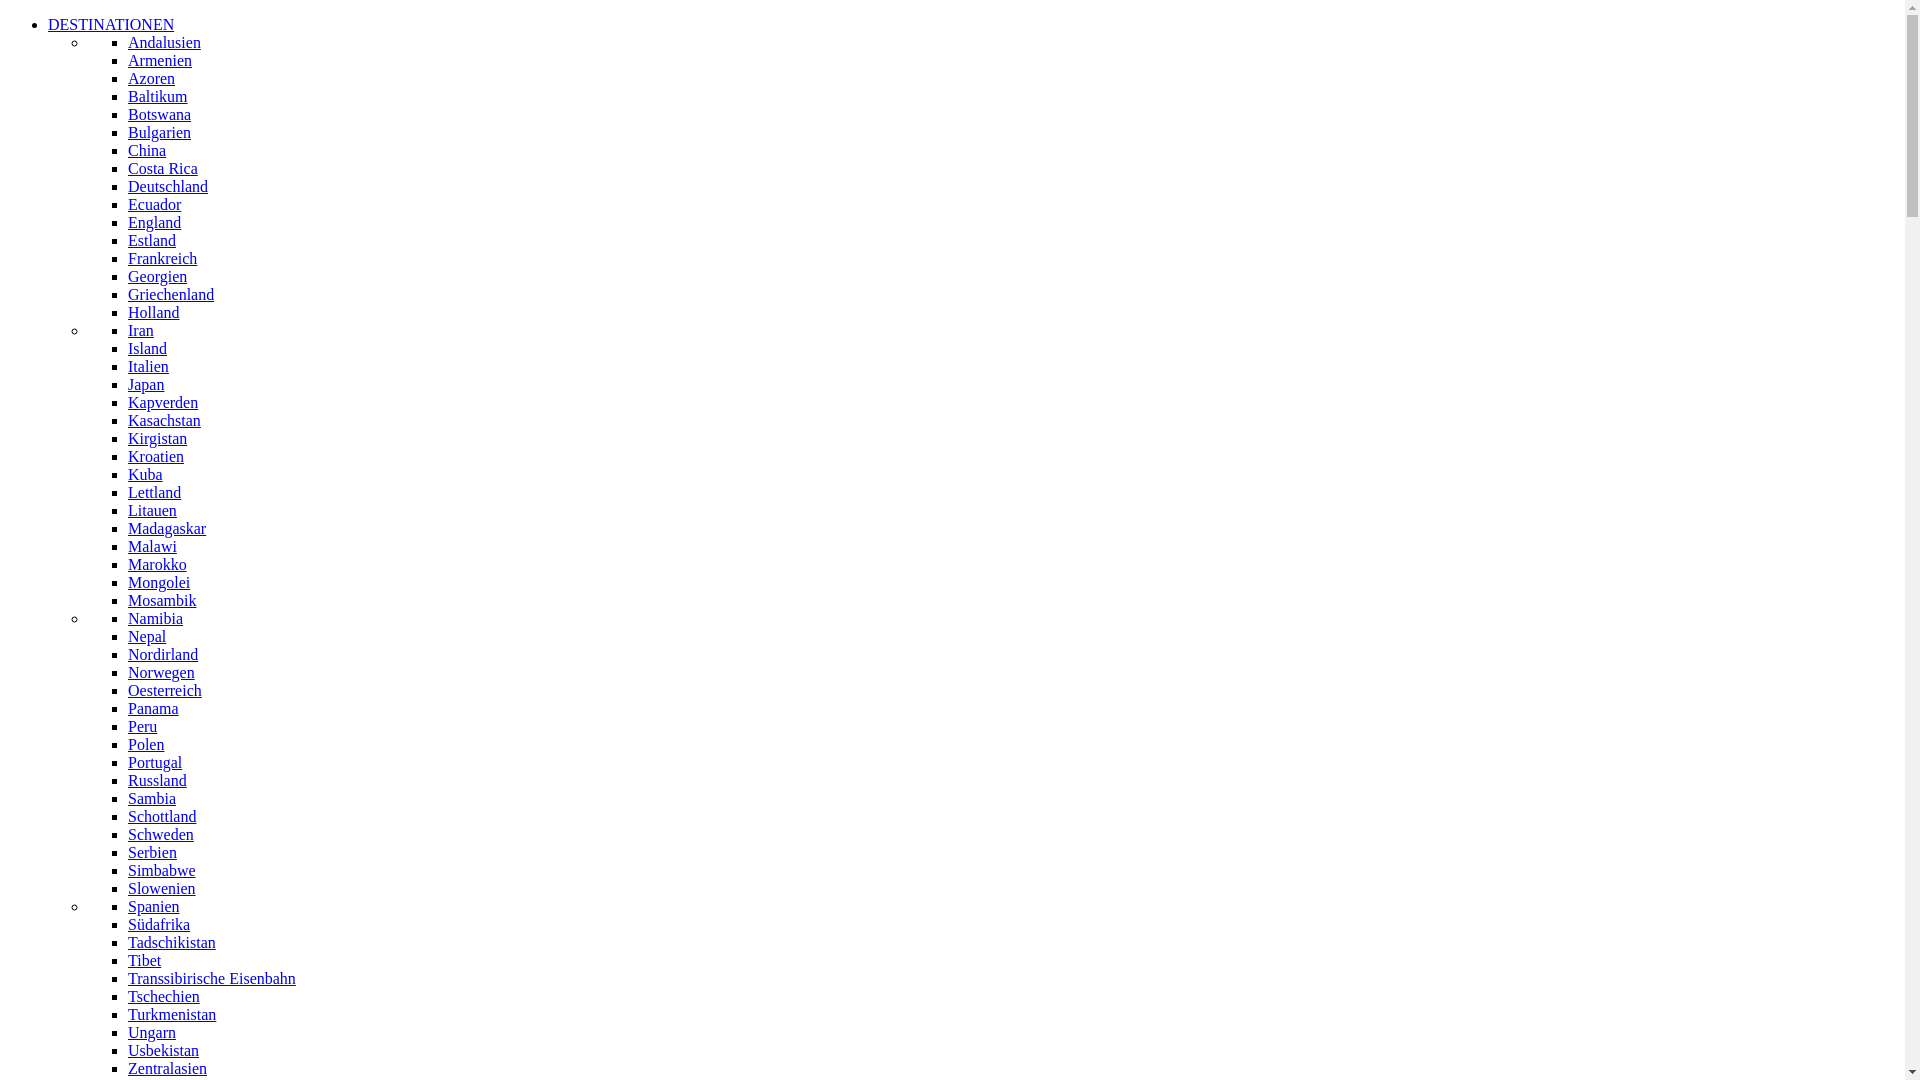 This screenshot has height=1080, width=1920. Describe the element at coordinates (147, 366) in the screenshot. I see `'Italien'` at that location.